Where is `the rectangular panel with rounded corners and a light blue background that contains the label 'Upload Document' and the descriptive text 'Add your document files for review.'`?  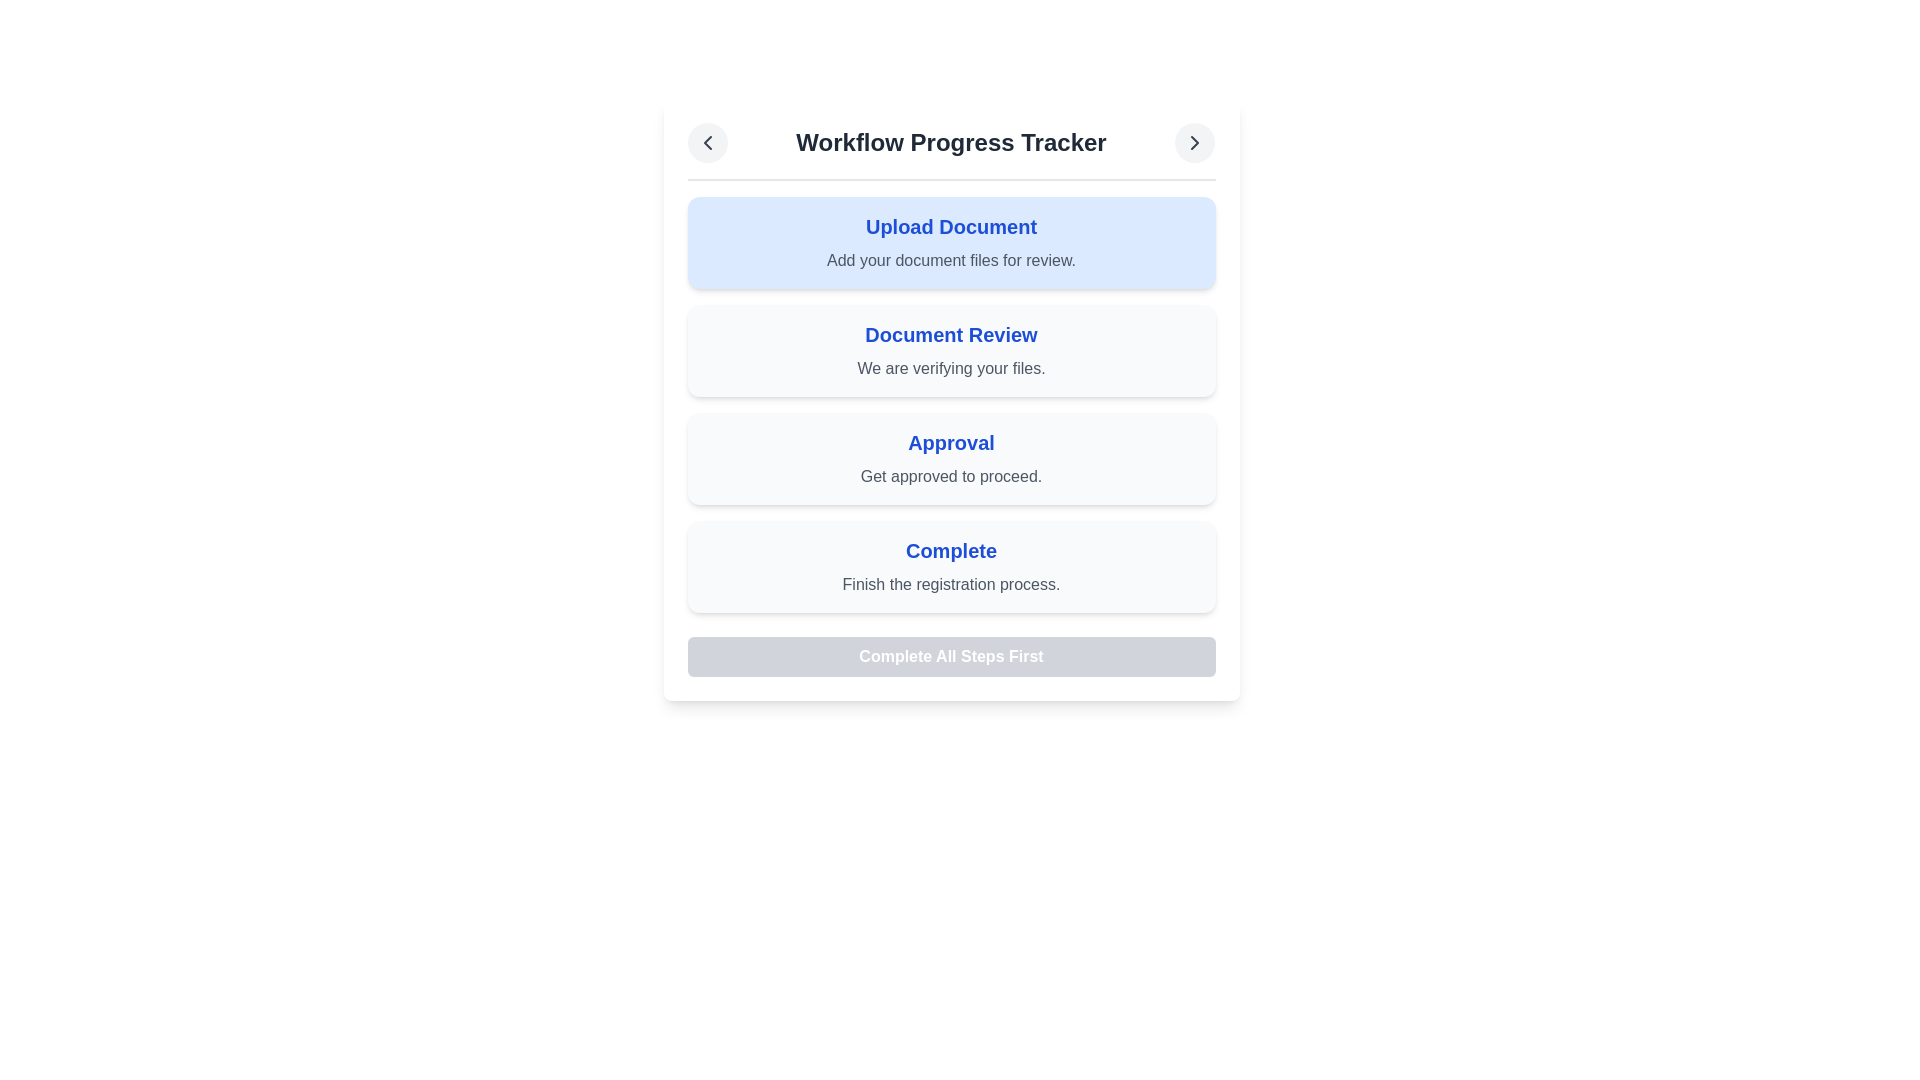
the rectangular panel with rounded corners and a light blue background that contains the label 'Upload Document' and the descriptive text 'Add your document files for review.' is located at coordinates (950, 242).